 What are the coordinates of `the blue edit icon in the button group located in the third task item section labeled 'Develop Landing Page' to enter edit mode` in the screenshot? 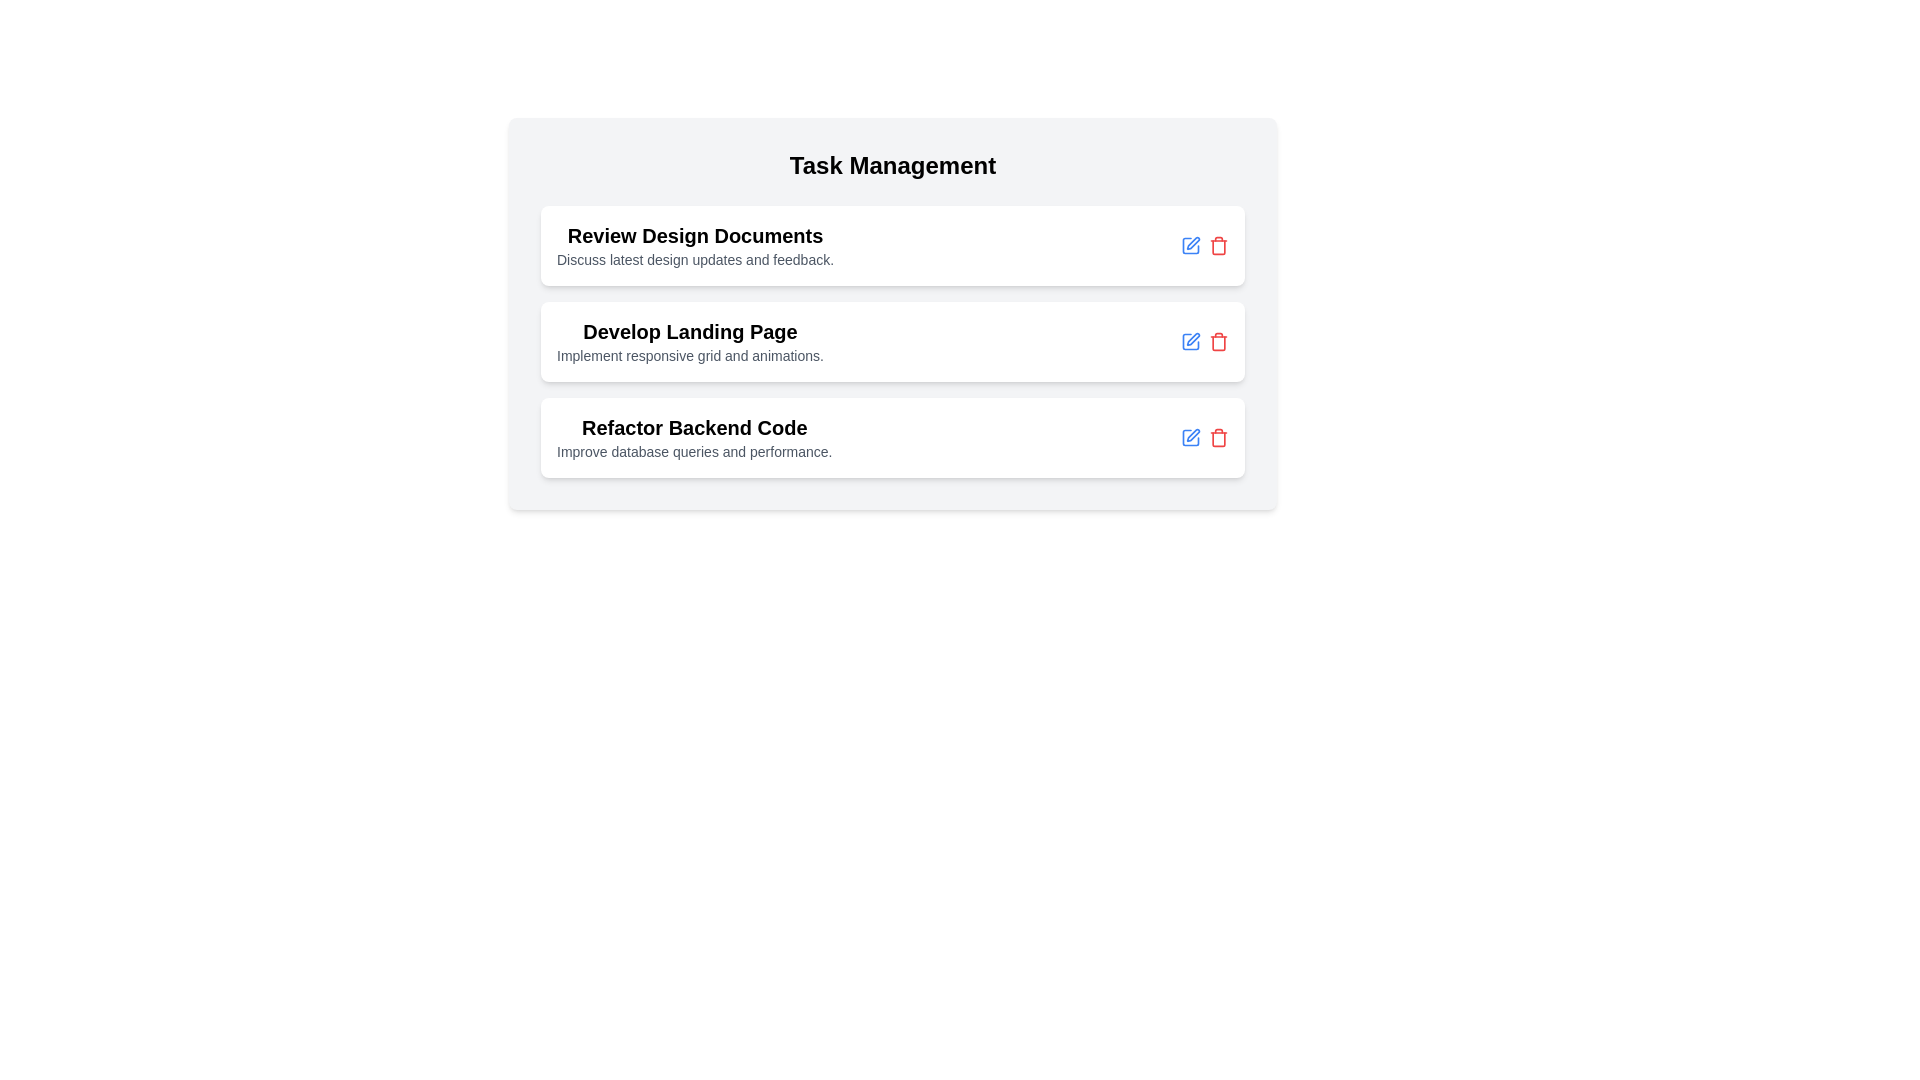 It's located at (1203, 341).